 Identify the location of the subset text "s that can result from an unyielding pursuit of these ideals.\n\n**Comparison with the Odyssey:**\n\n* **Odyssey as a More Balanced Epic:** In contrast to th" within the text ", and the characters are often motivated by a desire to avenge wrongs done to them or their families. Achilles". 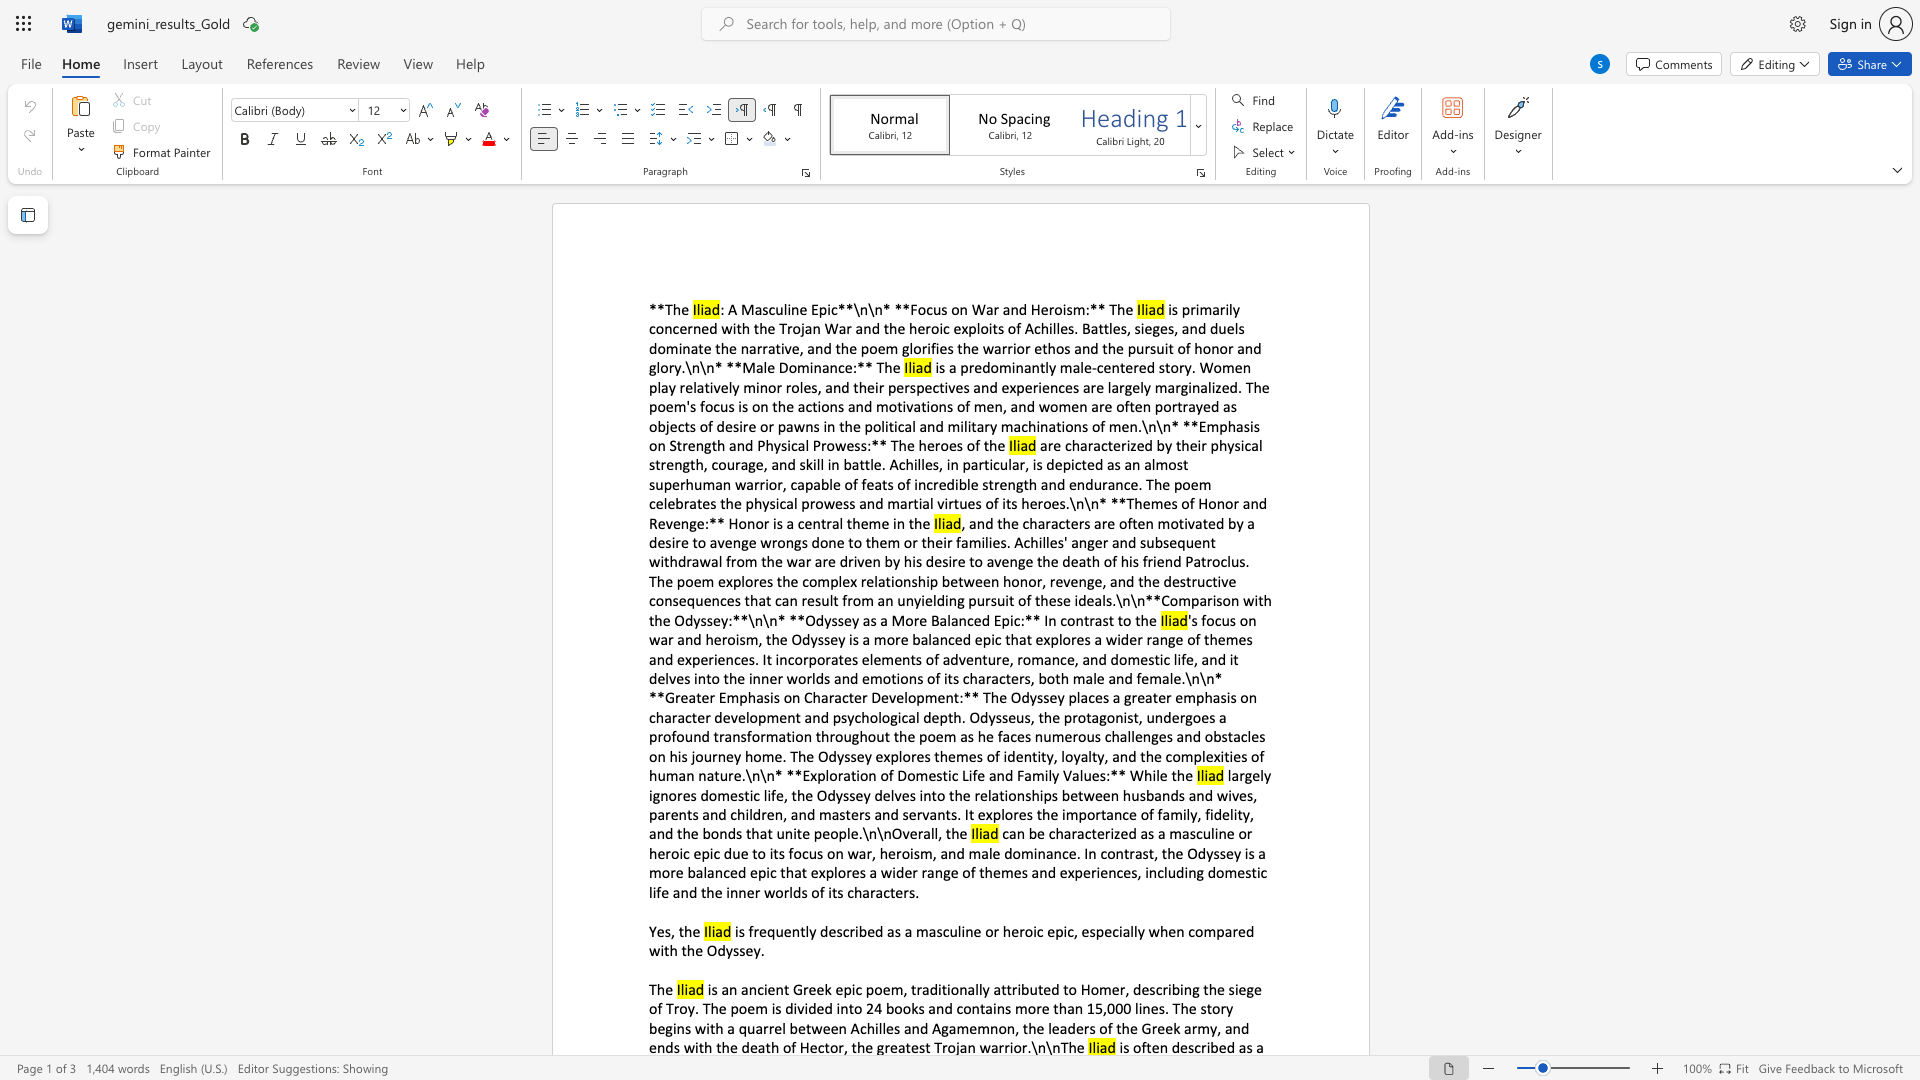
(733, 599).